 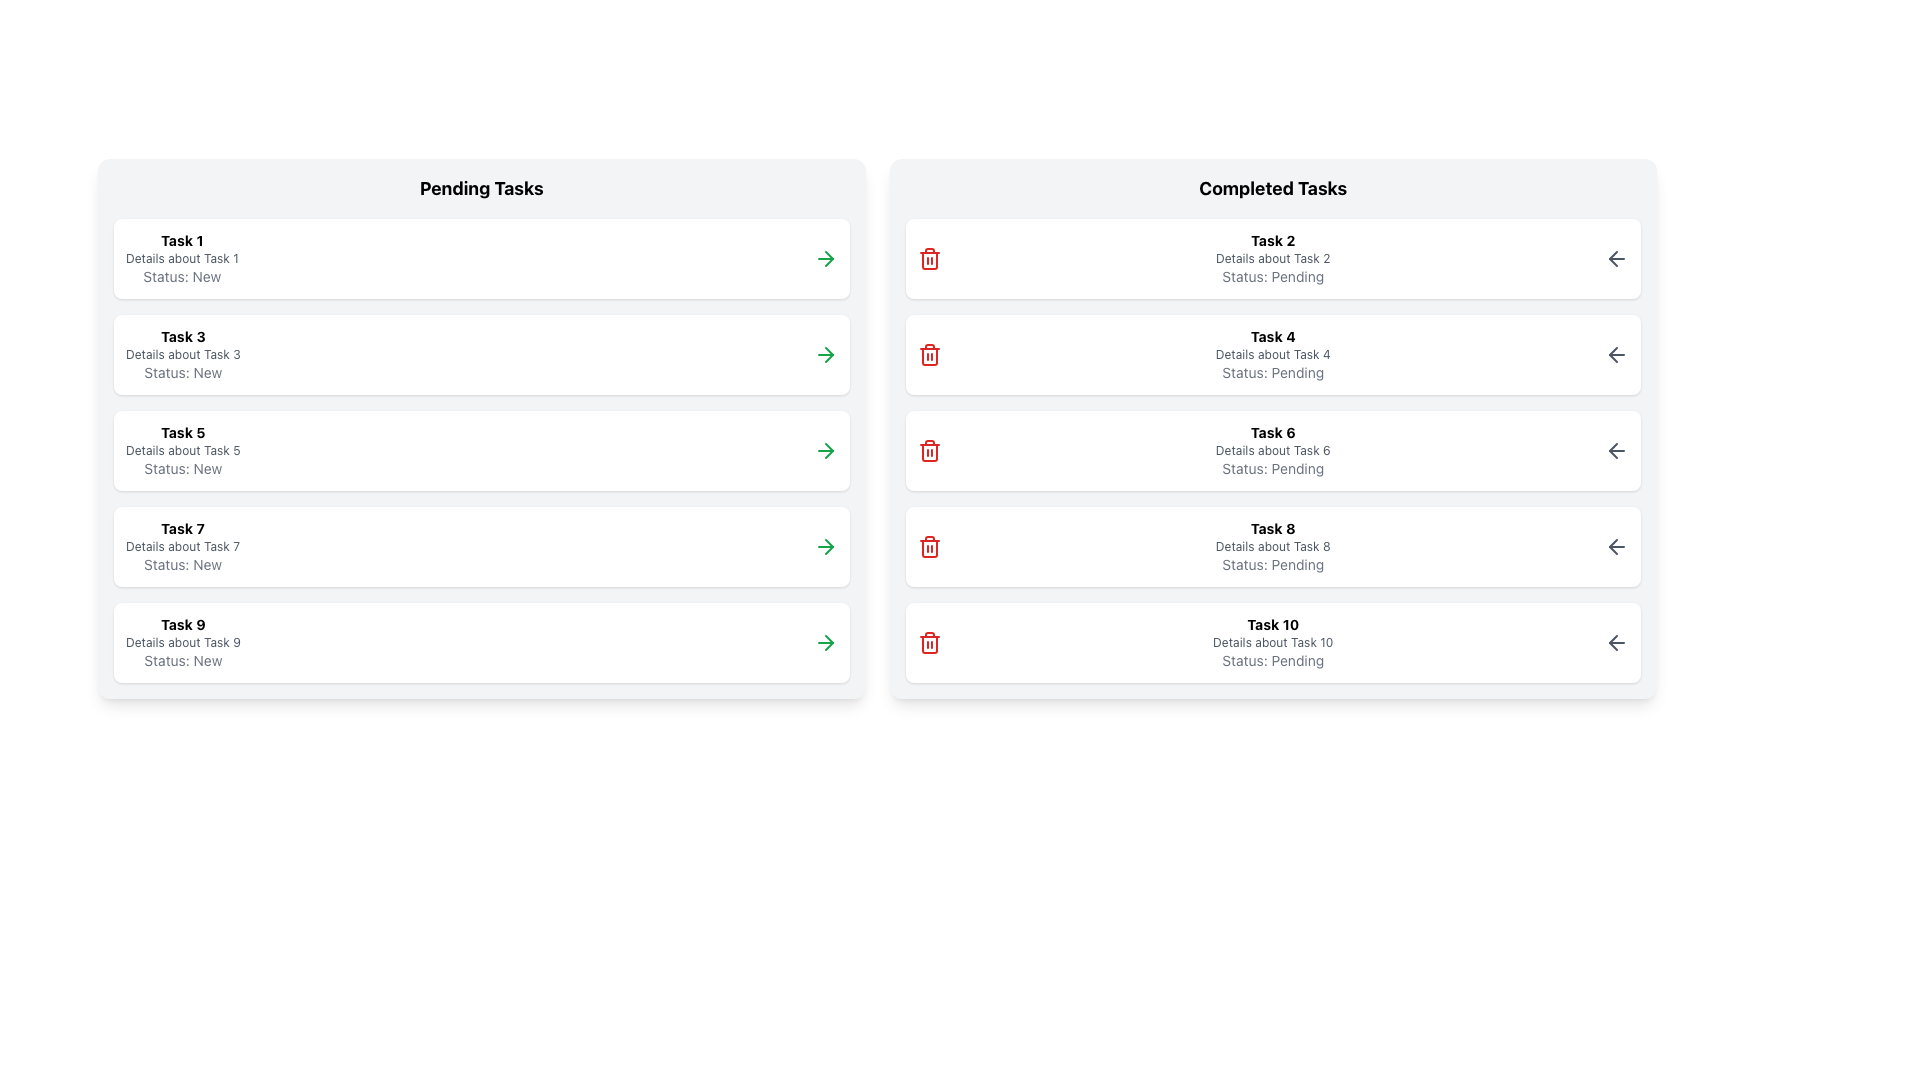 I want to click on the List Item labeled 'Task 3' which displays 'Details about Task 3' and 'Status: New', so click(x=183, y=353).